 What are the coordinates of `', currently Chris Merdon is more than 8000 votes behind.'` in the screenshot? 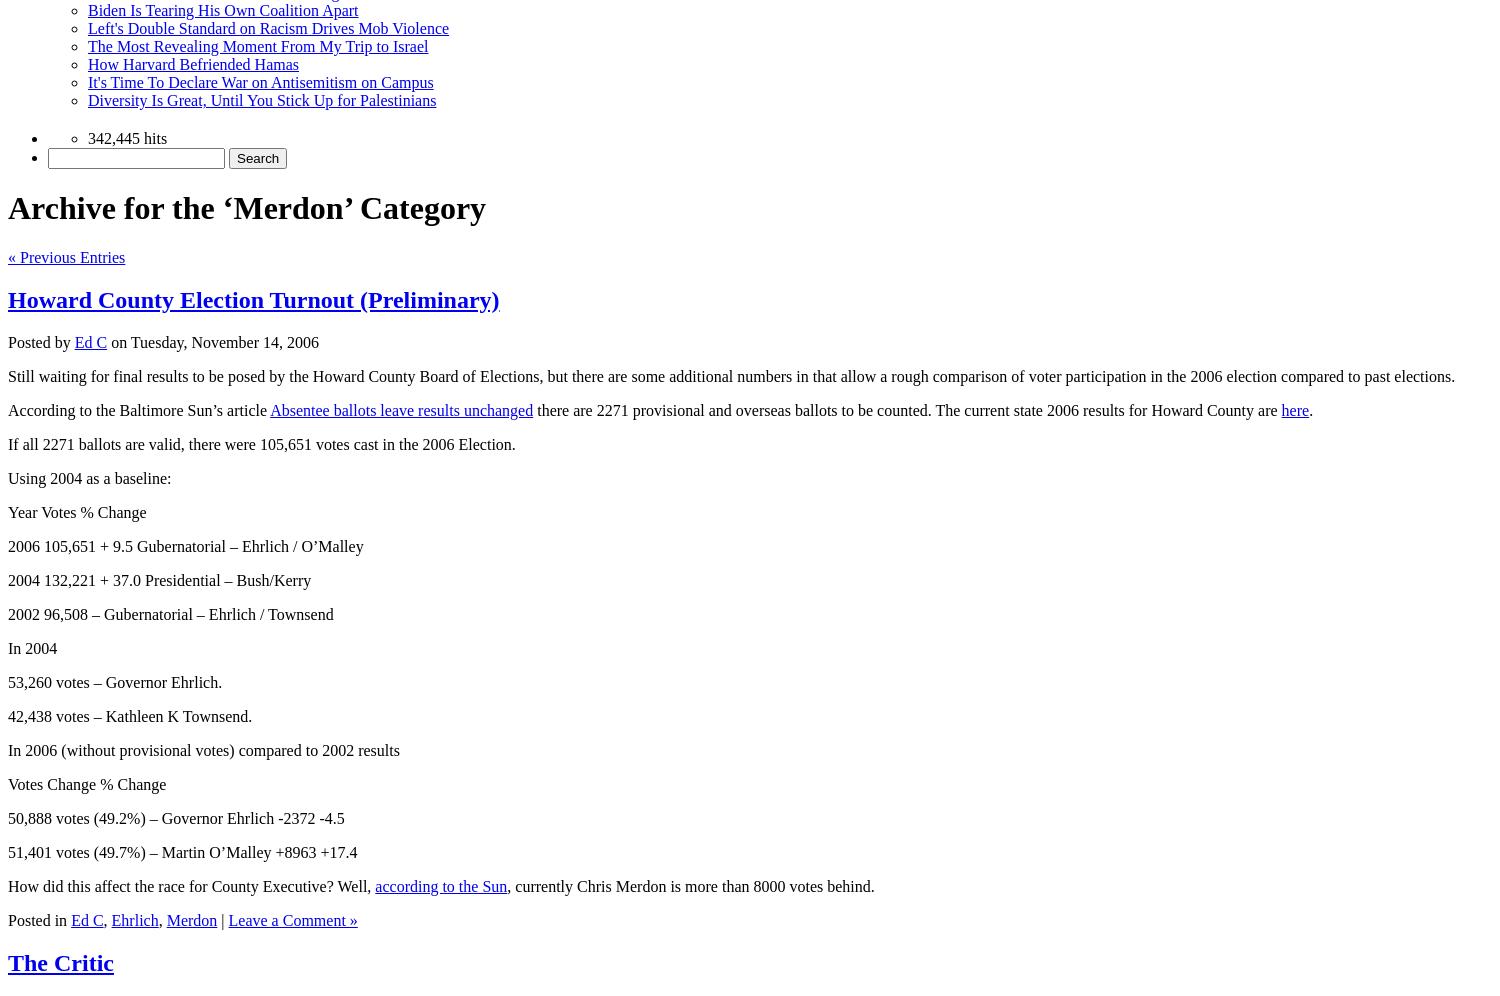 It's located at (507, 884).